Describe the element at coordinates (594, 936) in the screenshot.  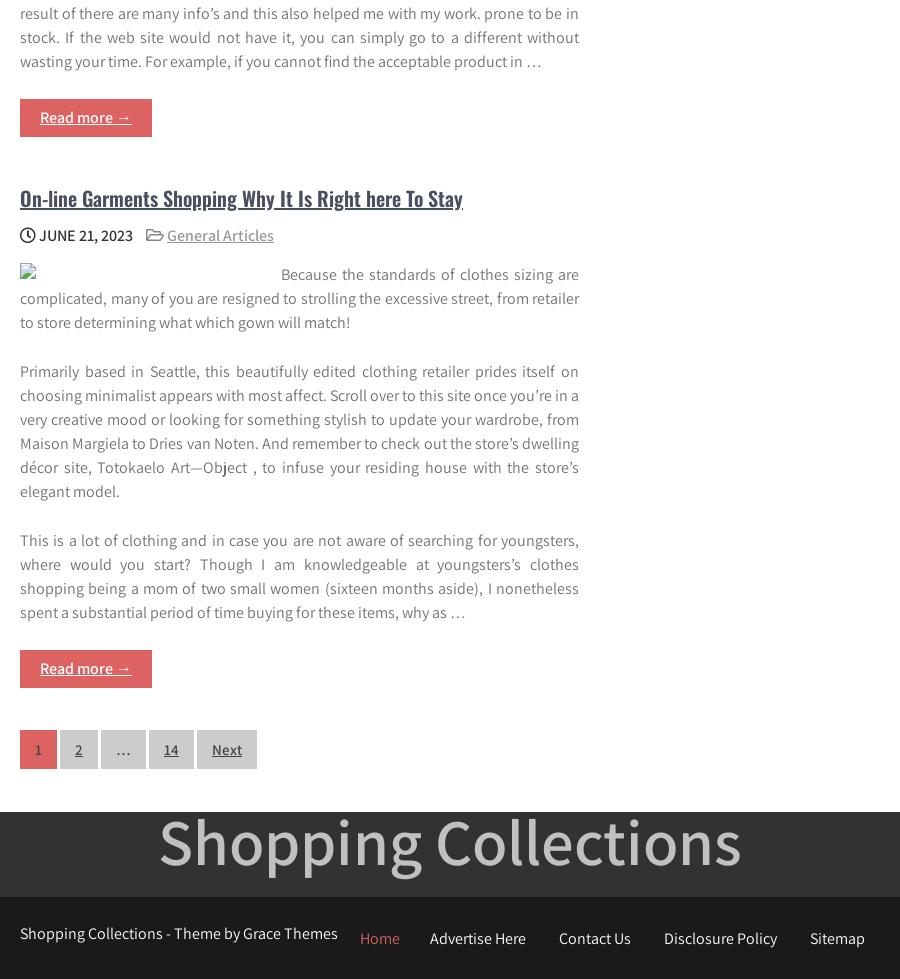
I see `'Contact Us'` at that location.